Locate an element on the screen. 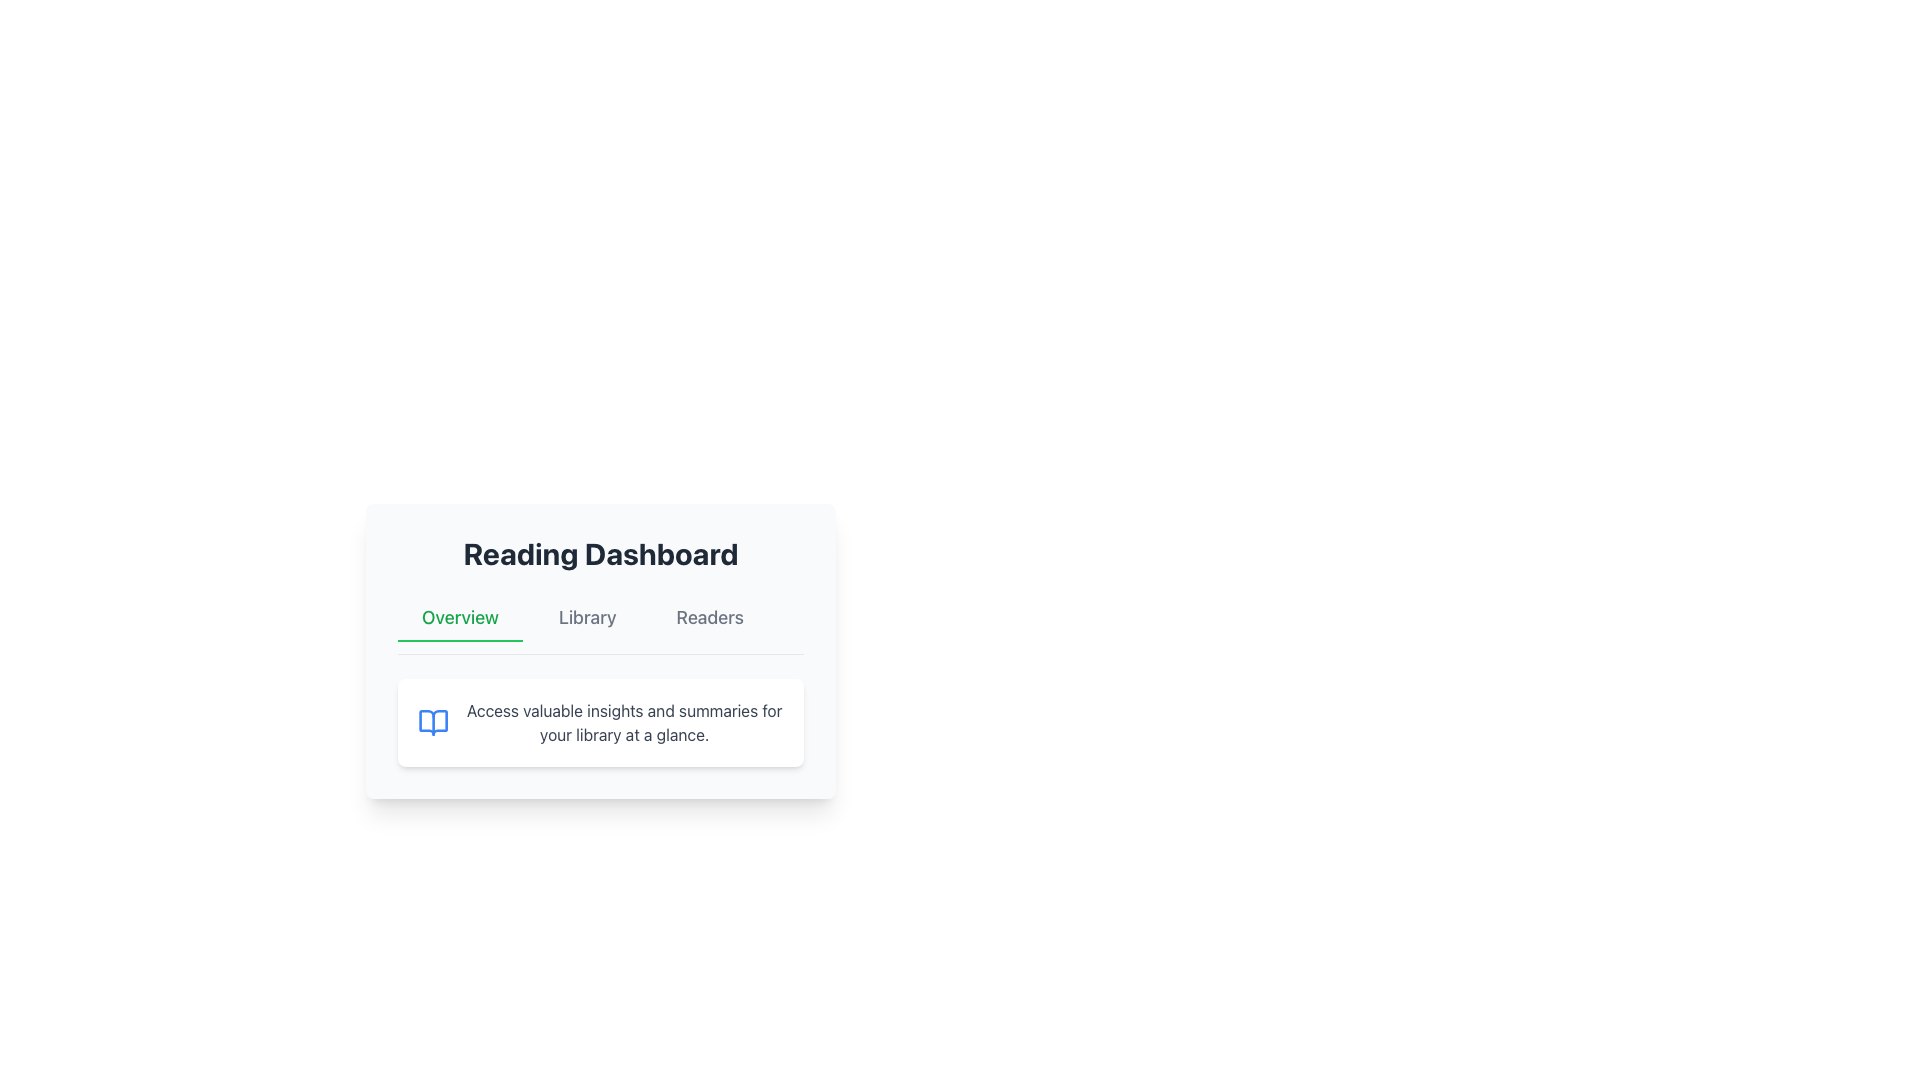  the second button in the horizontal navigation bar below the 'Reading Dashboard' header is located at coordinates (586, 617).